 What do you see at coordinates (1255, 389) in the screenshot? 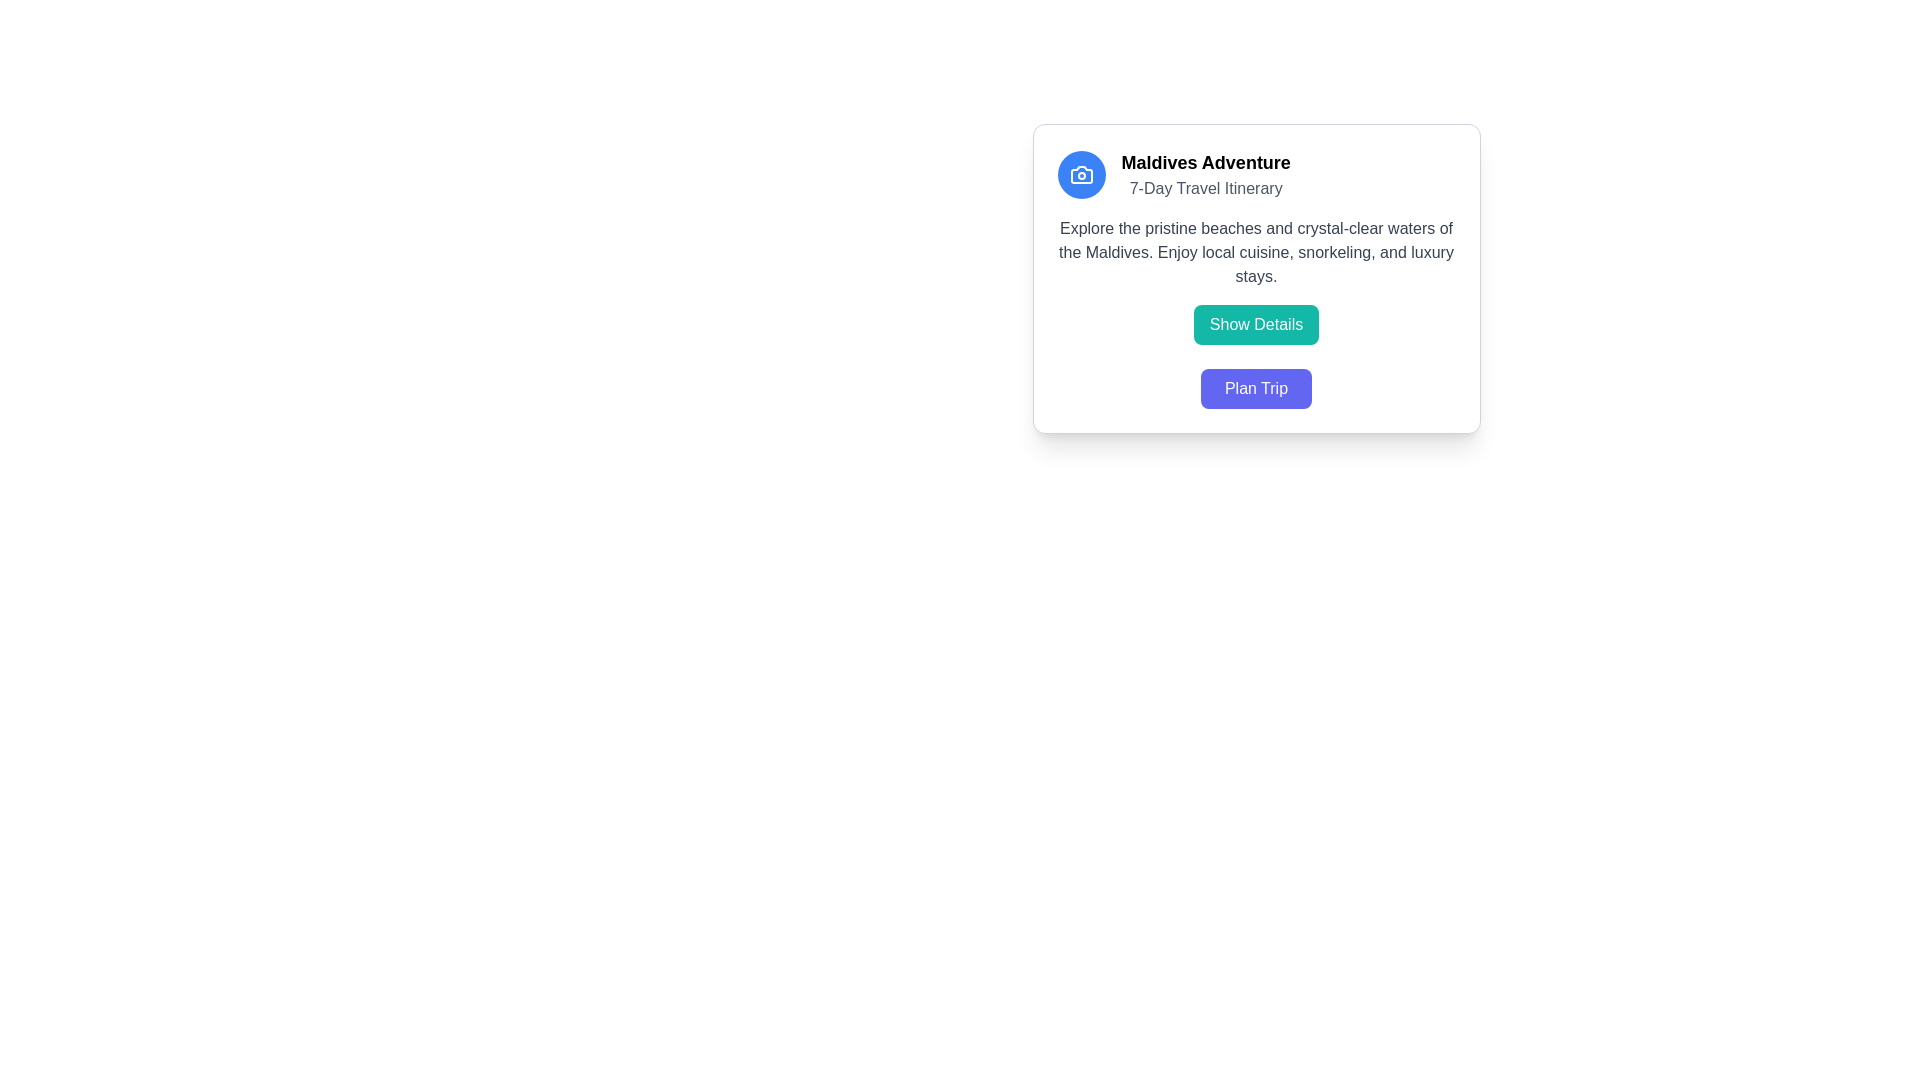
I see `the 'Plan Trip' button, which is a rectangular button with rounded corners, purple background, and white text, located at the bottom of the travel itinerary card titled 'Maldives Adventure'` at bounding box center [1255, 389].